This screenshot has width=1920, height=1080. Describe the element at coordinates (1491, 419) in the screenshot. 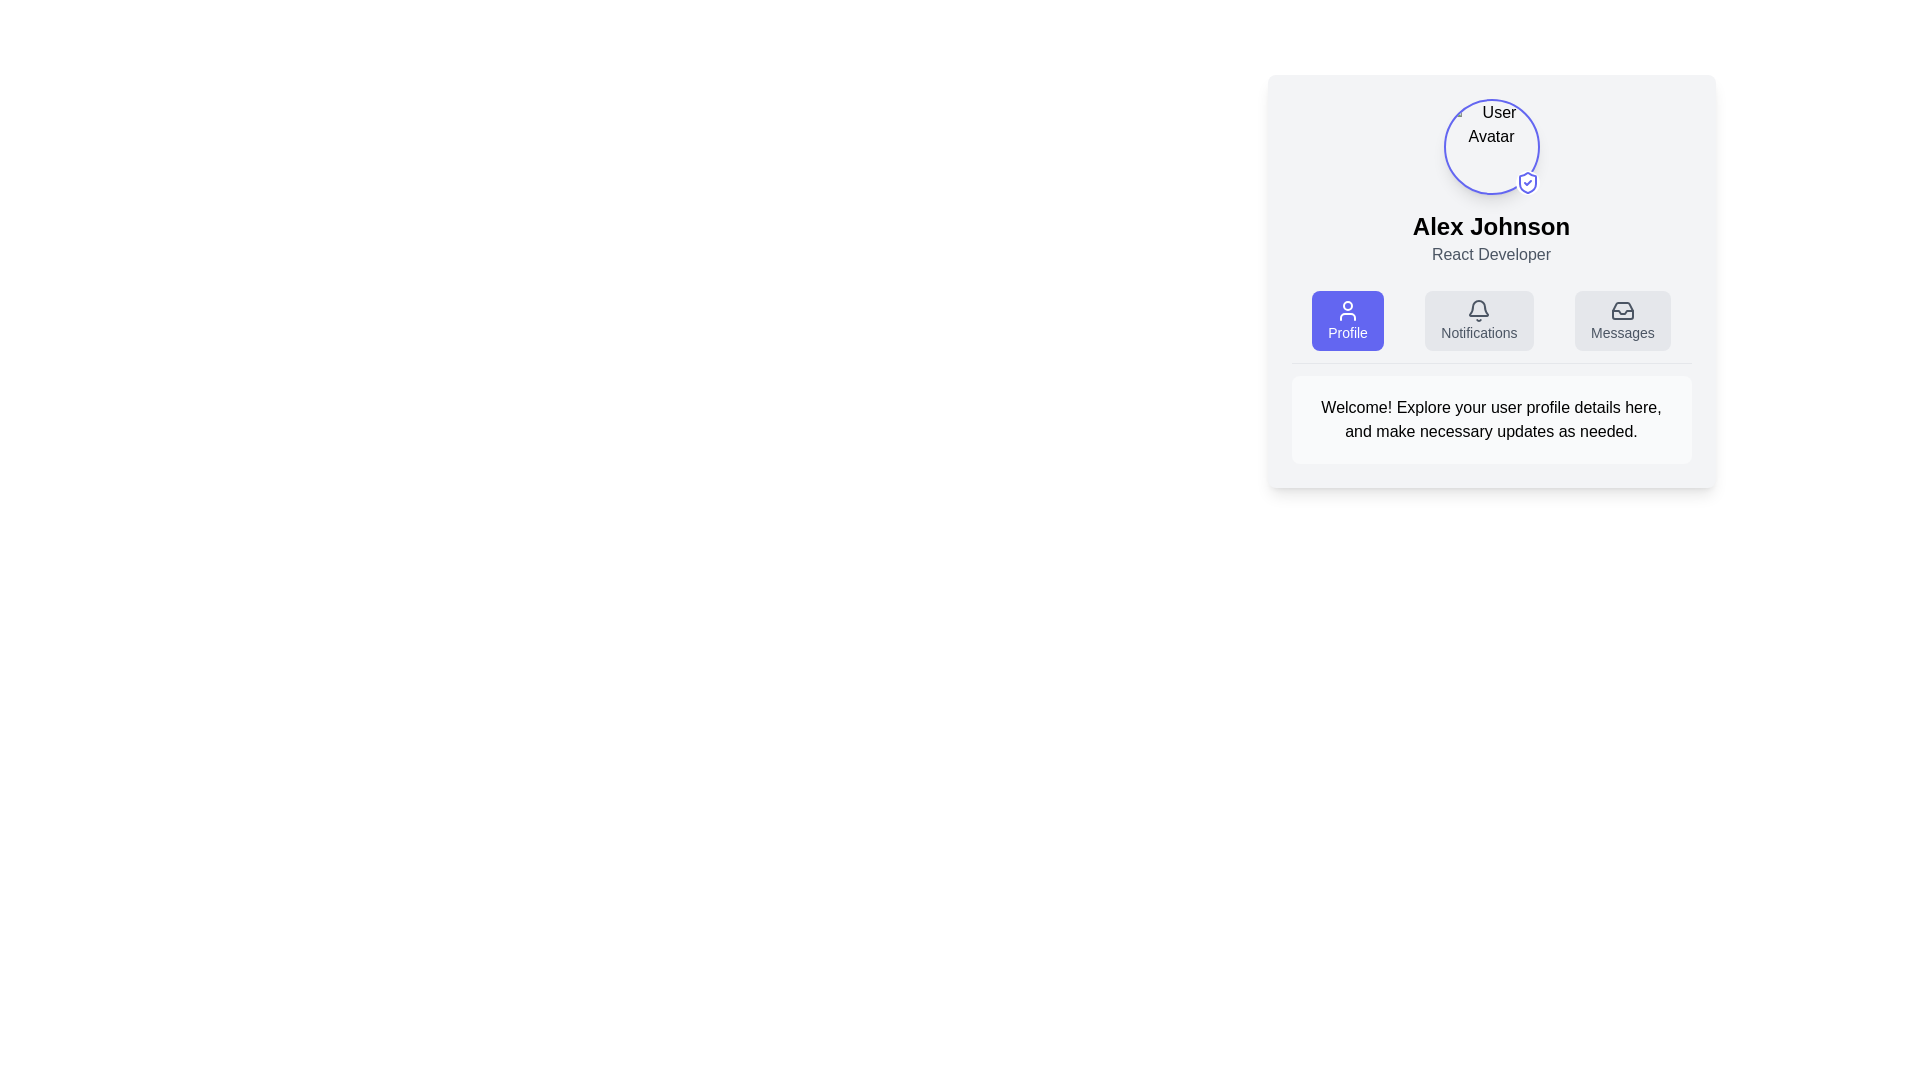

I see `the informative Text block that provides user instructions, located below the navigational options in the card component` at that location.